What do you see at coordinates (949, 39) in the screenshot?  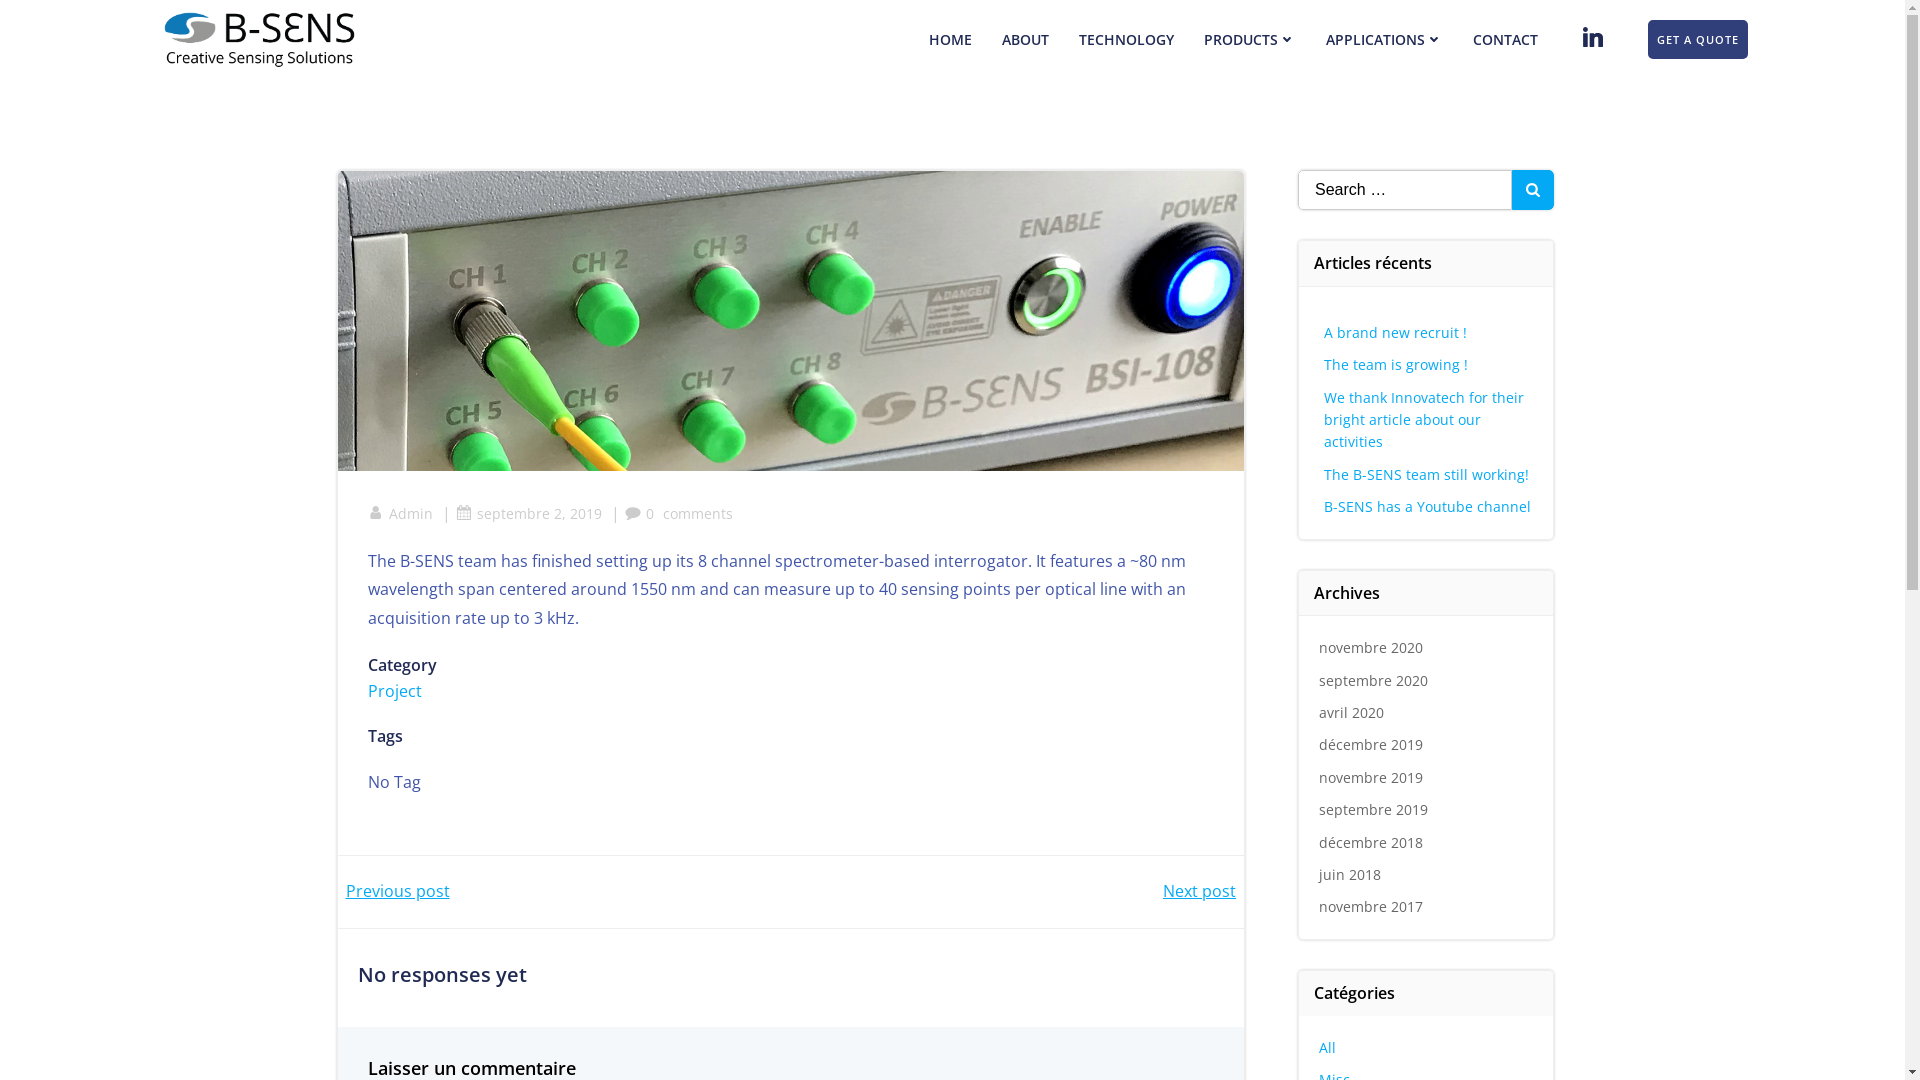 I see `'HOME'` at bounding box center [949, 39].